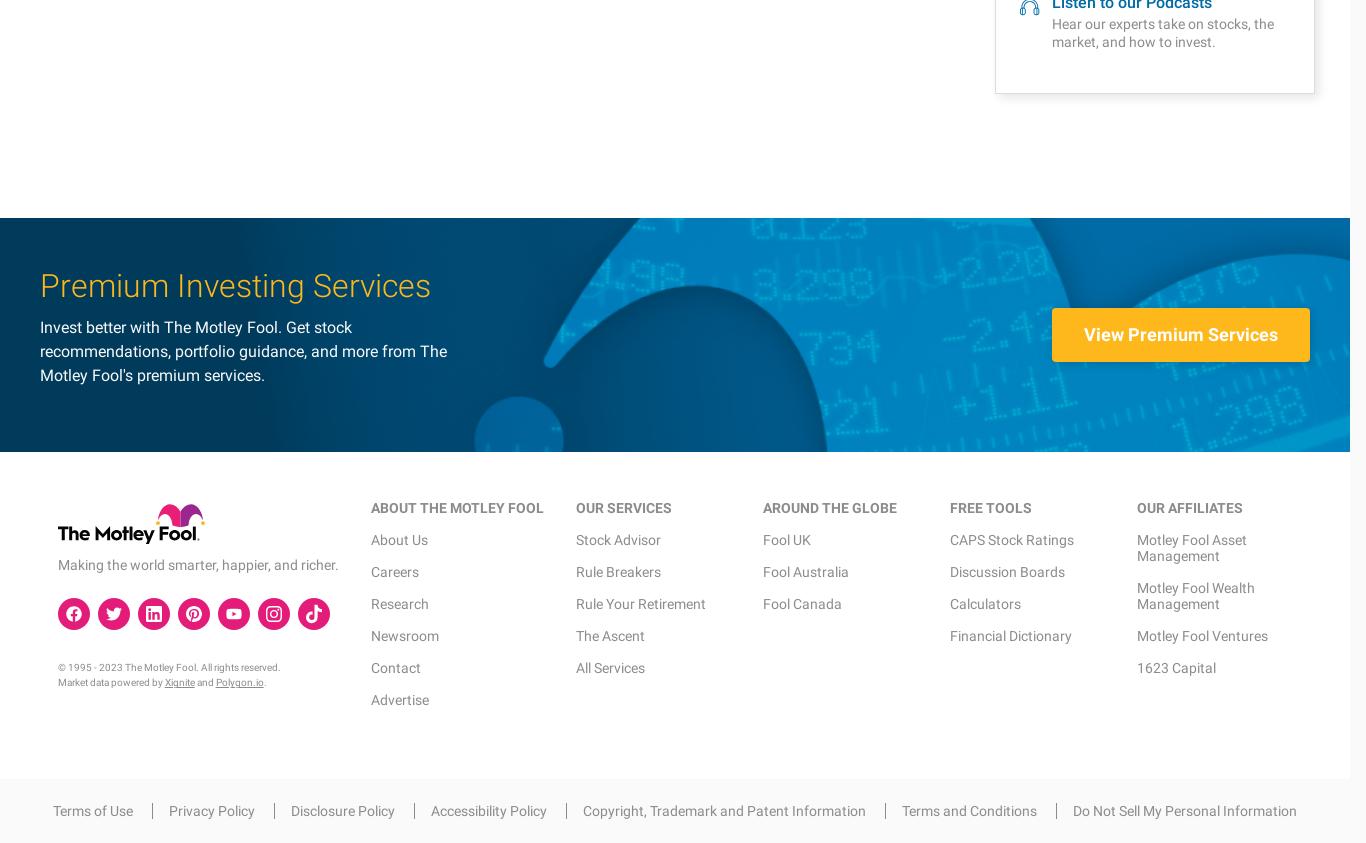 Image resolution: width=1366 pixels, height=843 pixels. Describe the element at coordinates (192, 228) in the screenshot. I see `'and'` at that location.